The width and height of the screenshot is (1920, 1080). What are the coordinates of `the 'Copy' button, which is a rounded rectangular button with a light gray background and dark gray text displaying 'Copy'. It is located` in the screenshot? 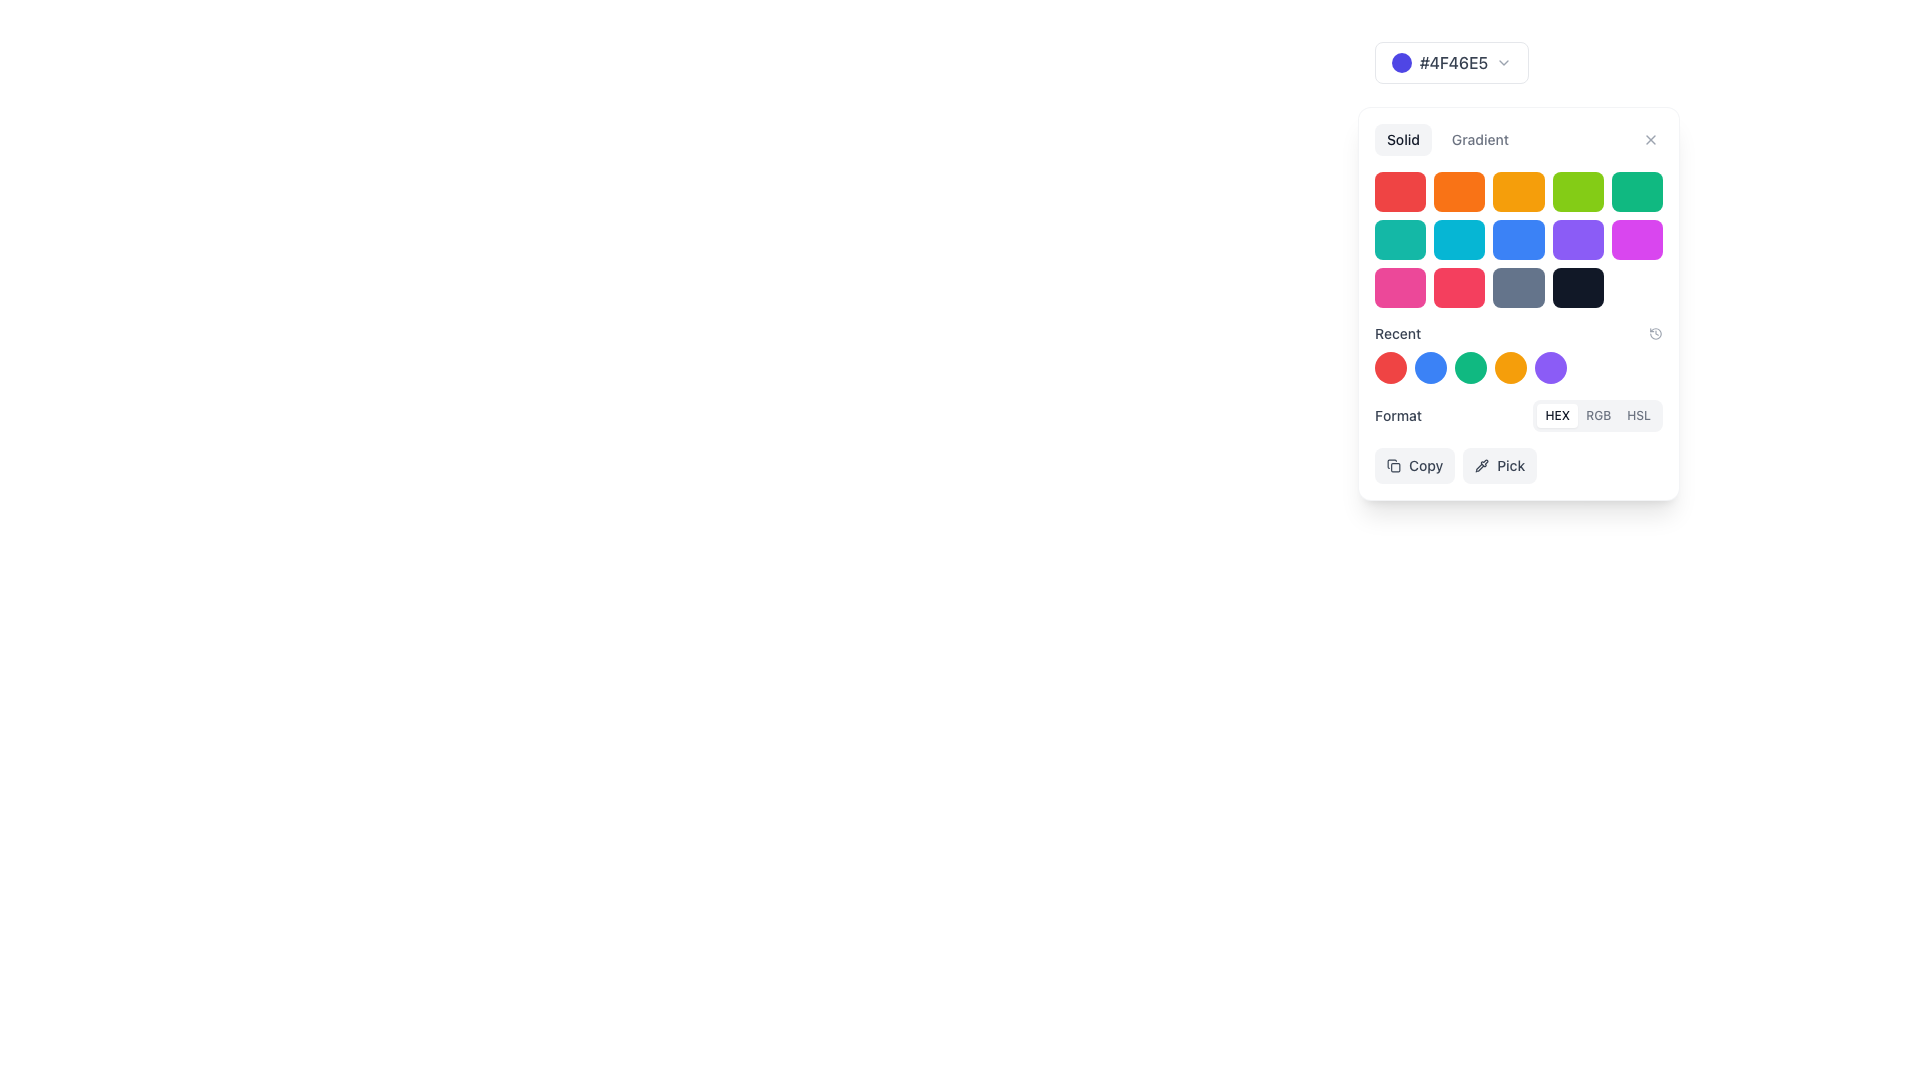 It's located at (1414, 466).